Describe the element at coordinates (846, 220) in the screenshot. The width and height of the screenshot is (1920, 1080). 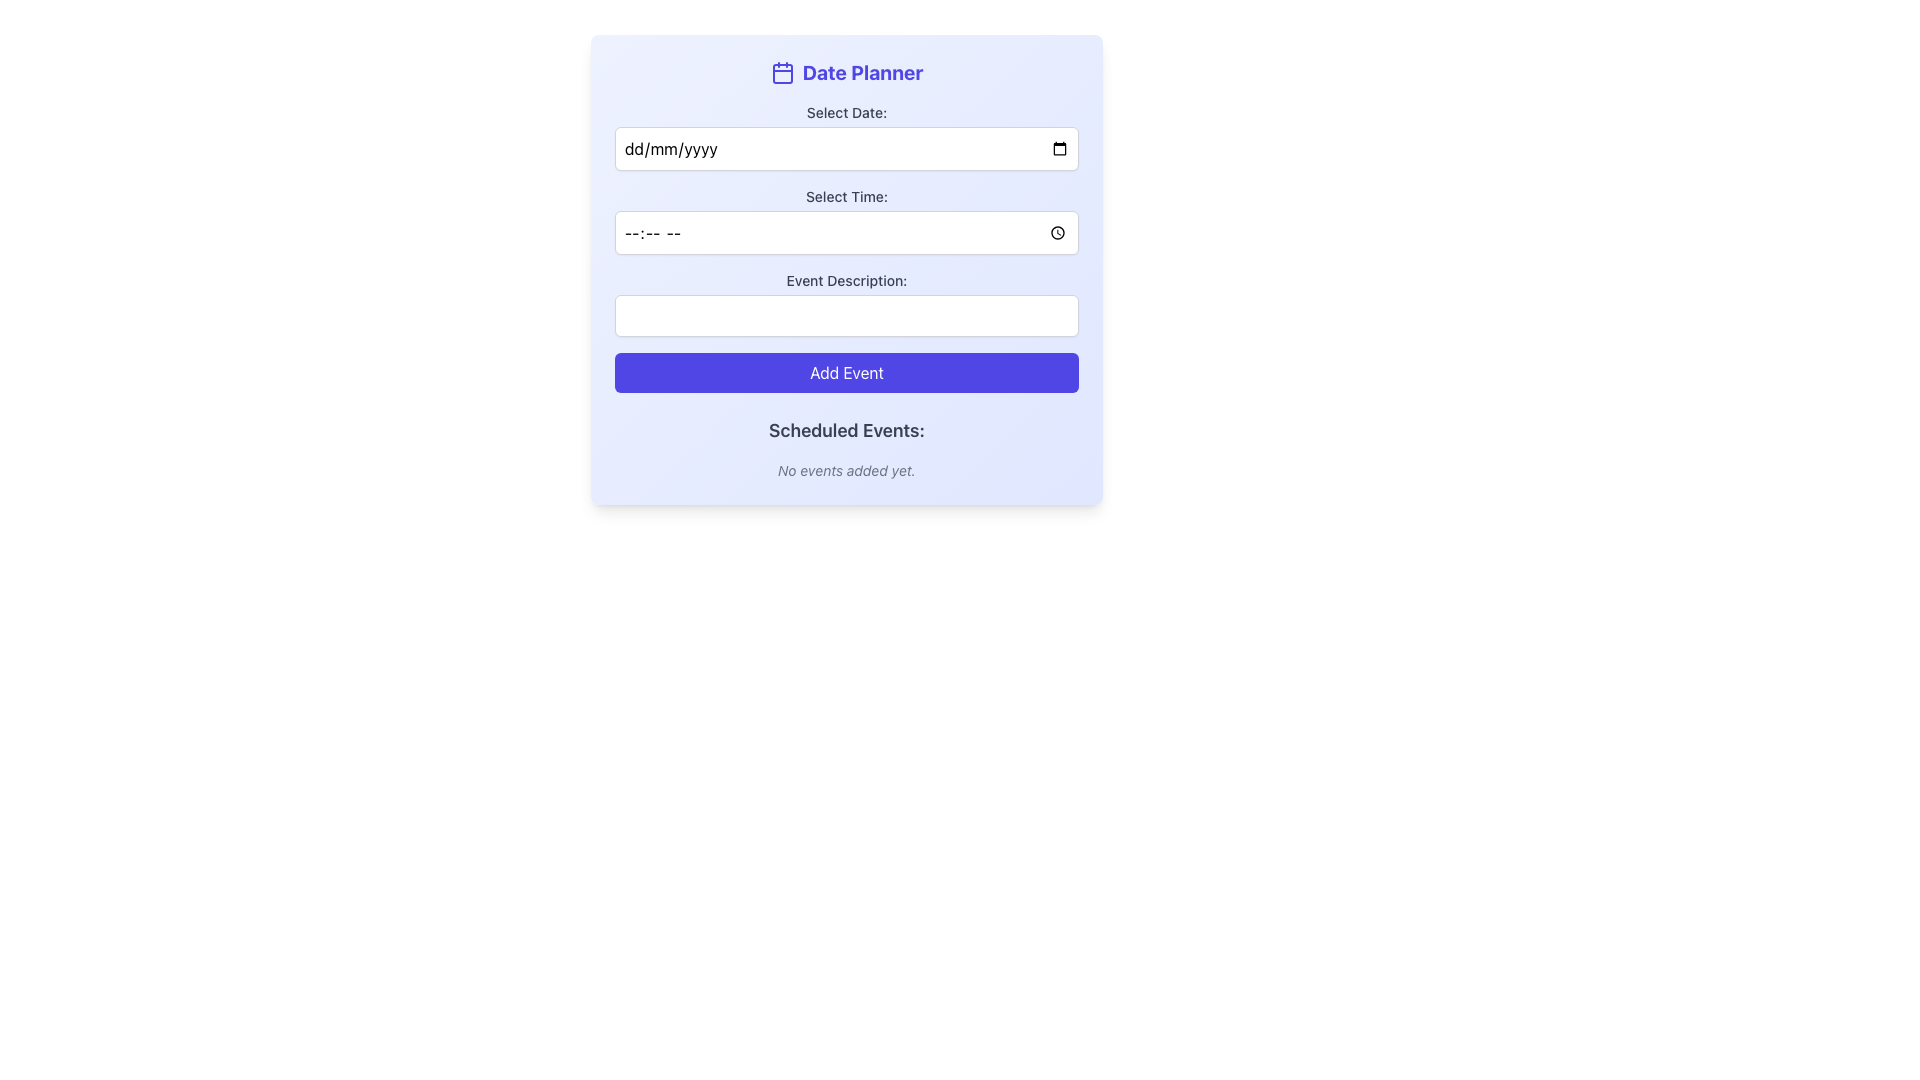
I see `the time input field labeled 'Select Time:'` at that location.